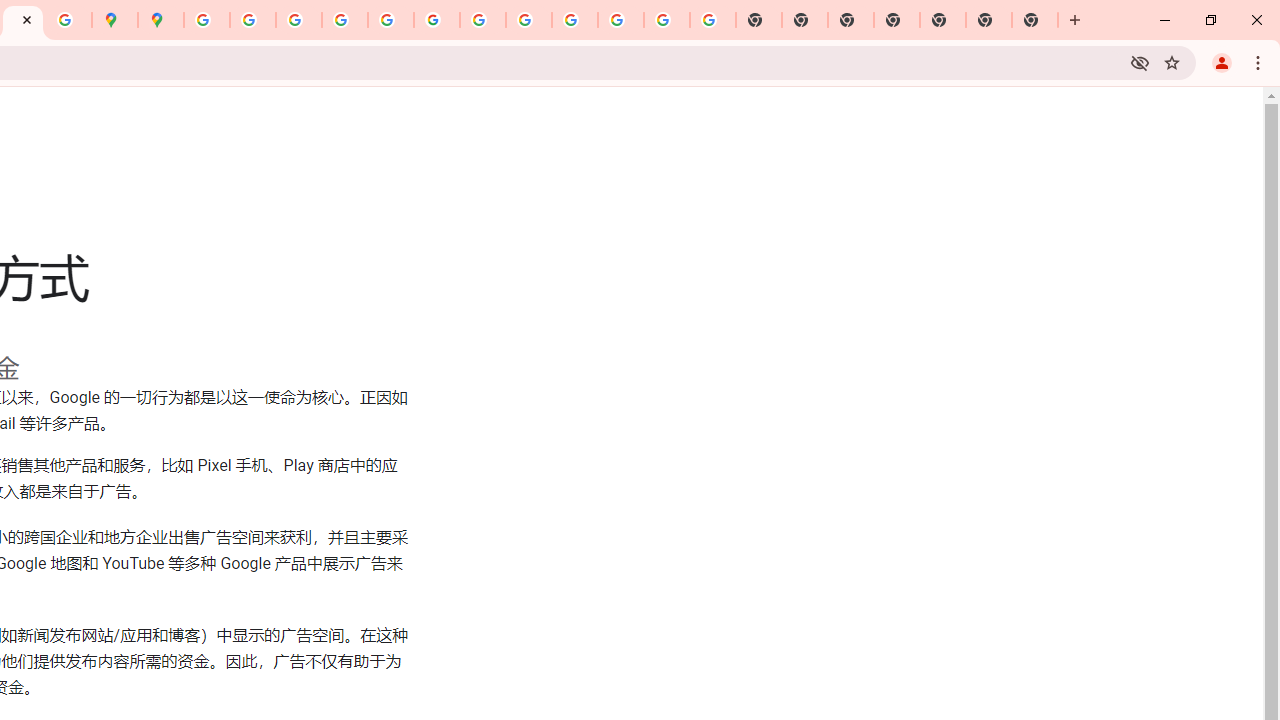  I want to click on 'Third-party cookies blocked', so click(1139, 61).